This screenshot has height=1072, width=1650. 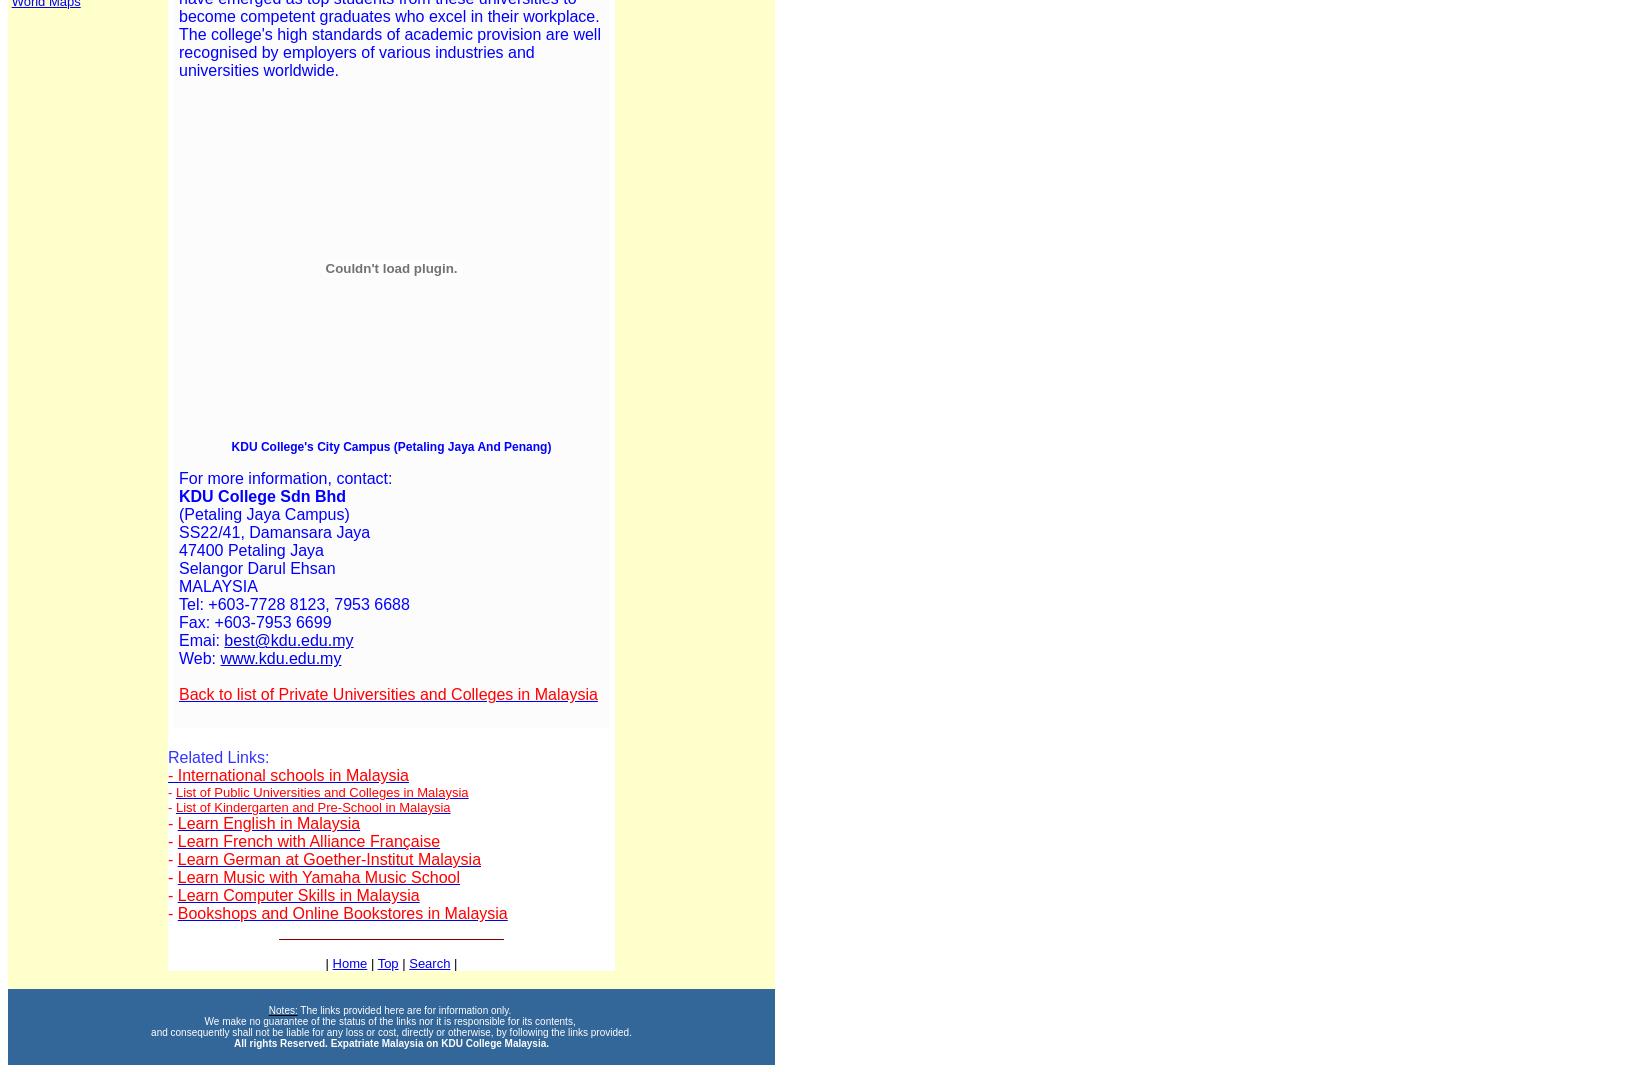 What do you see at coordinates (264, 514) in the screenshot?
I see `'(Petaling Jaya Campus)'` at bounding box center [264, 514].